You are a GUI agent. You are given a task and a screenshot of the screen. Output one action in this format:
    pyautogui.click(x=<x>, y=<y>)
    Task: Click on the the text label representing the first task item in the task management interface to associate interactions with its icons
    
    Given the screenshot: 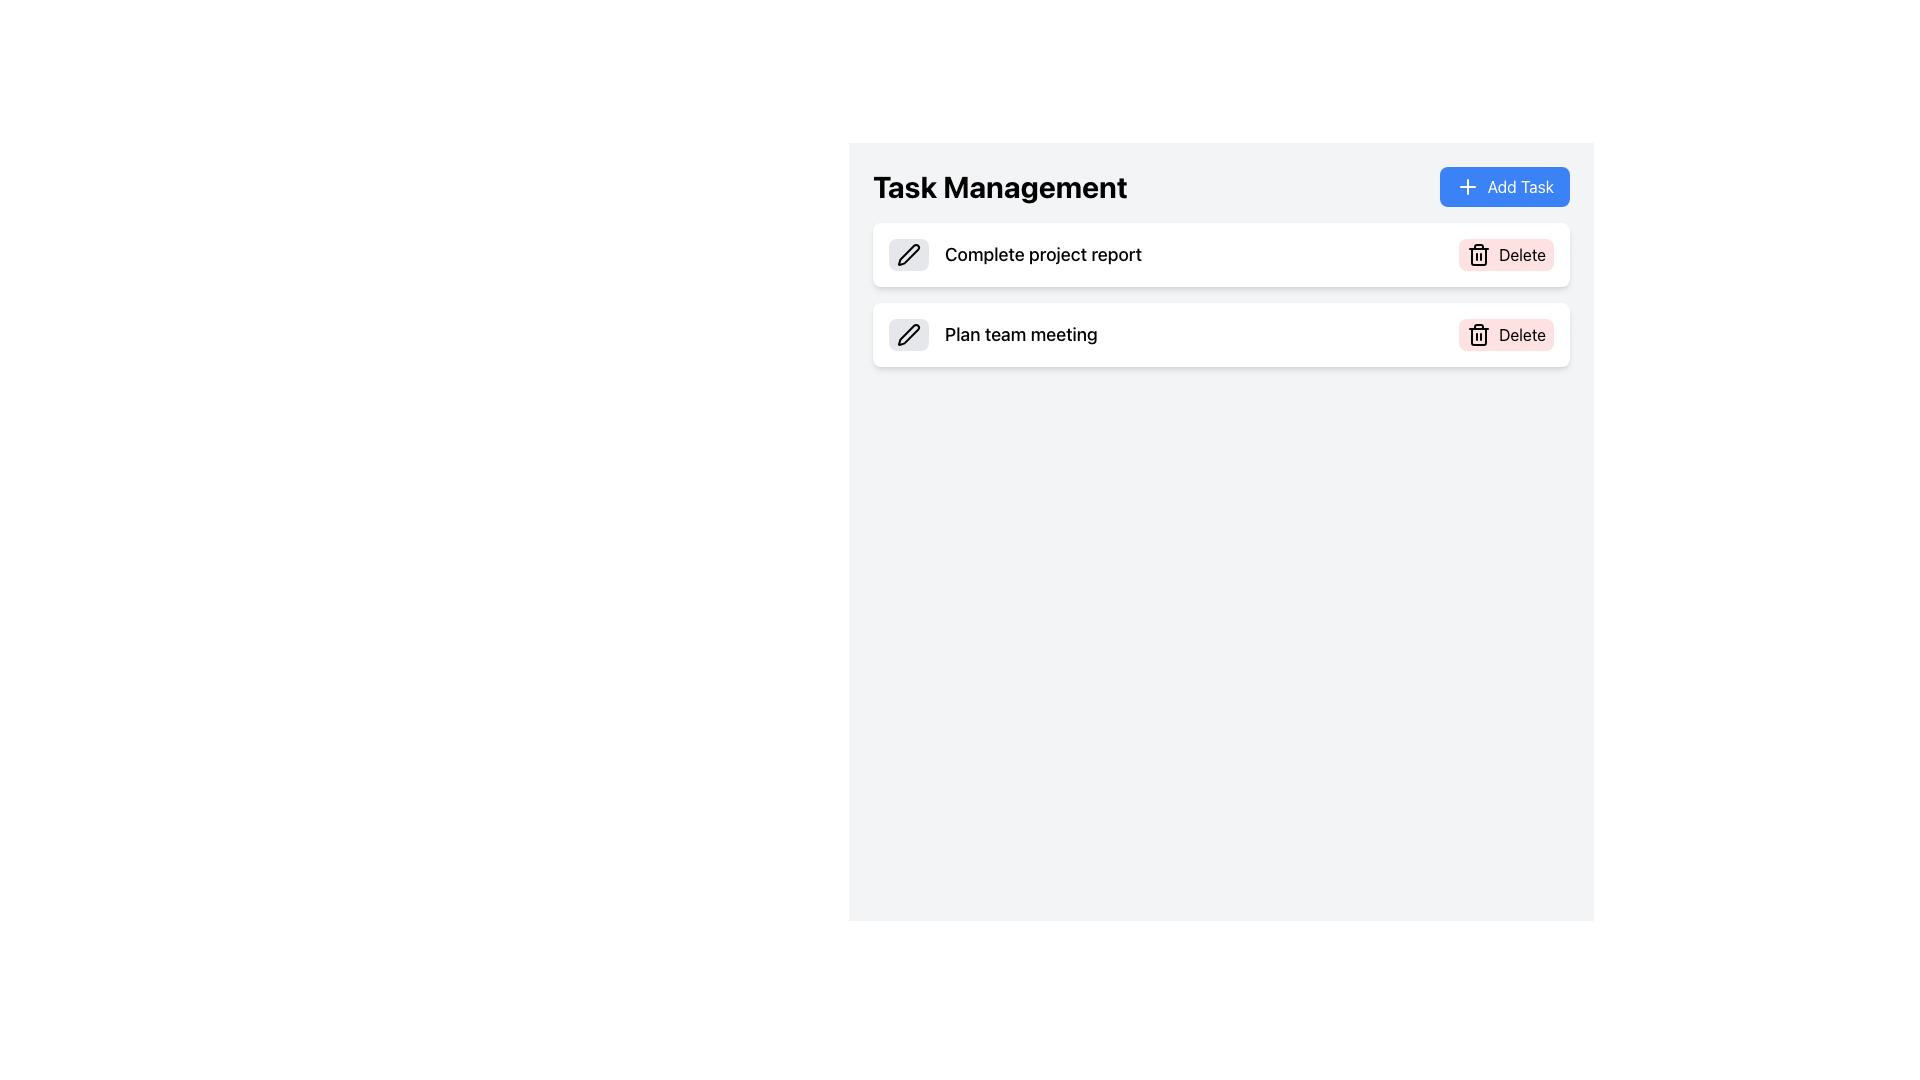 What is the action you would take?
    pyautogui.click(x=1015, y=253)
    